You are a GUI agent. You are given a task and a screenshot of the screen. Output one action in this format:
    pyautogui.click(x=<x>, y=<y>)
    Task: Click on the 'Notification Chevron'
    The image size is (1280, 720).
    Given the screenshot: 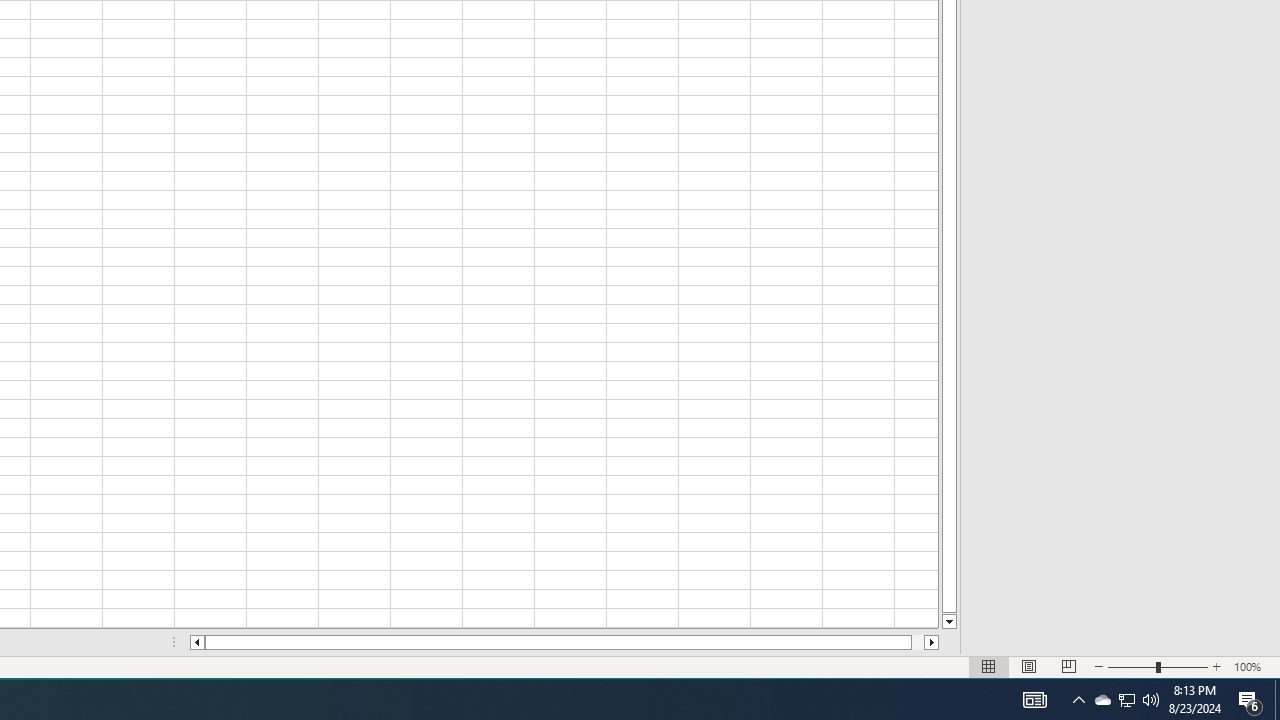 What is the action you would take?
    pyautogui.click(x=1078, y=698)
    